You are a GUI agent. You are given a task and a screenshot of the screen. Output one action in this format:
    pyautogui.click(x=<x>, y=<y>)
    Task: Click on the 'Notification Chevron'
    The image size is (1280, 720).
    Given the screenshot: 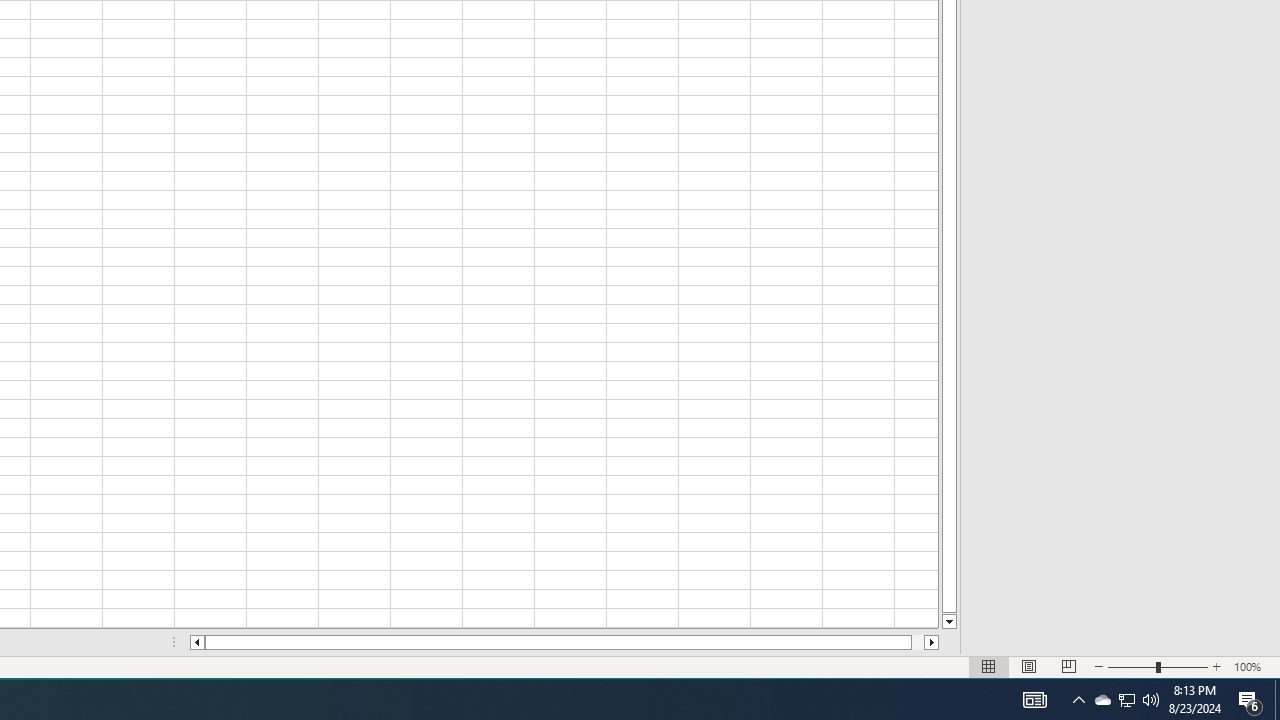 What is the action you would take?
    pyautogui.click(x=1078, y=698)
    